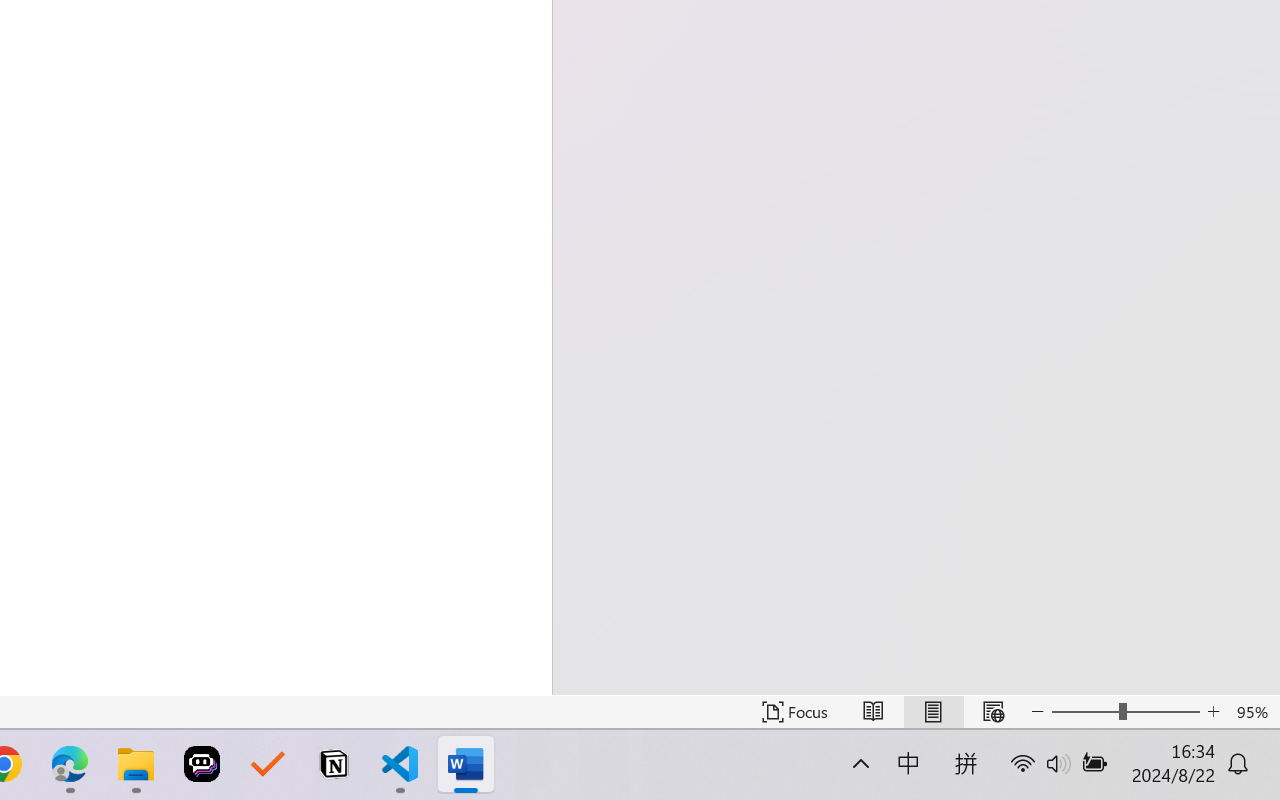  What do you see at coordinates (1252, 711) in the screenshot?
I see `'Zoom 95%'` at bounding box center [1252, 711].